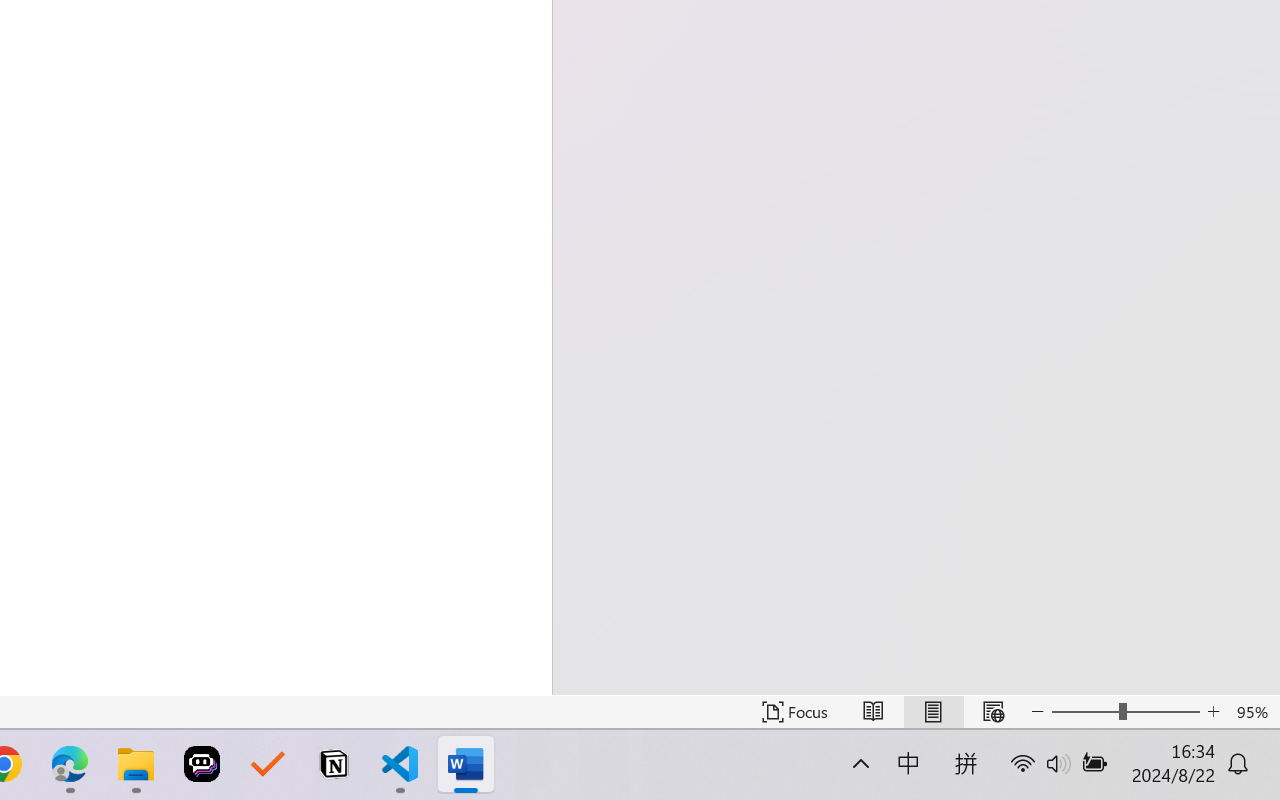  What do you see at coordinates (1252, 711) in the screenshot?
I see `'Zoom 95%'` at bounding box center [1252, 711].